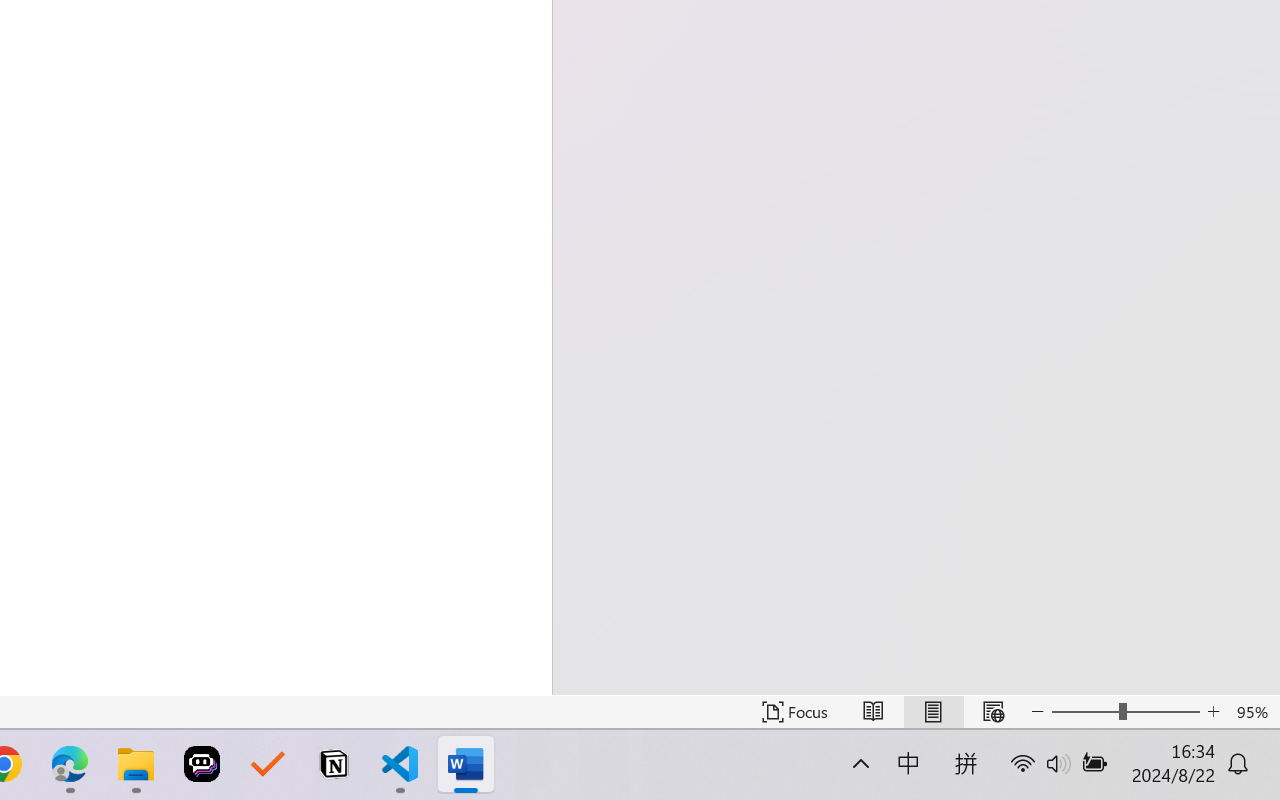  What do you see at coordinates (1252, 711) in the screenshot?
I see `'Zoom 95%'` at bounding box center [1252, 711].